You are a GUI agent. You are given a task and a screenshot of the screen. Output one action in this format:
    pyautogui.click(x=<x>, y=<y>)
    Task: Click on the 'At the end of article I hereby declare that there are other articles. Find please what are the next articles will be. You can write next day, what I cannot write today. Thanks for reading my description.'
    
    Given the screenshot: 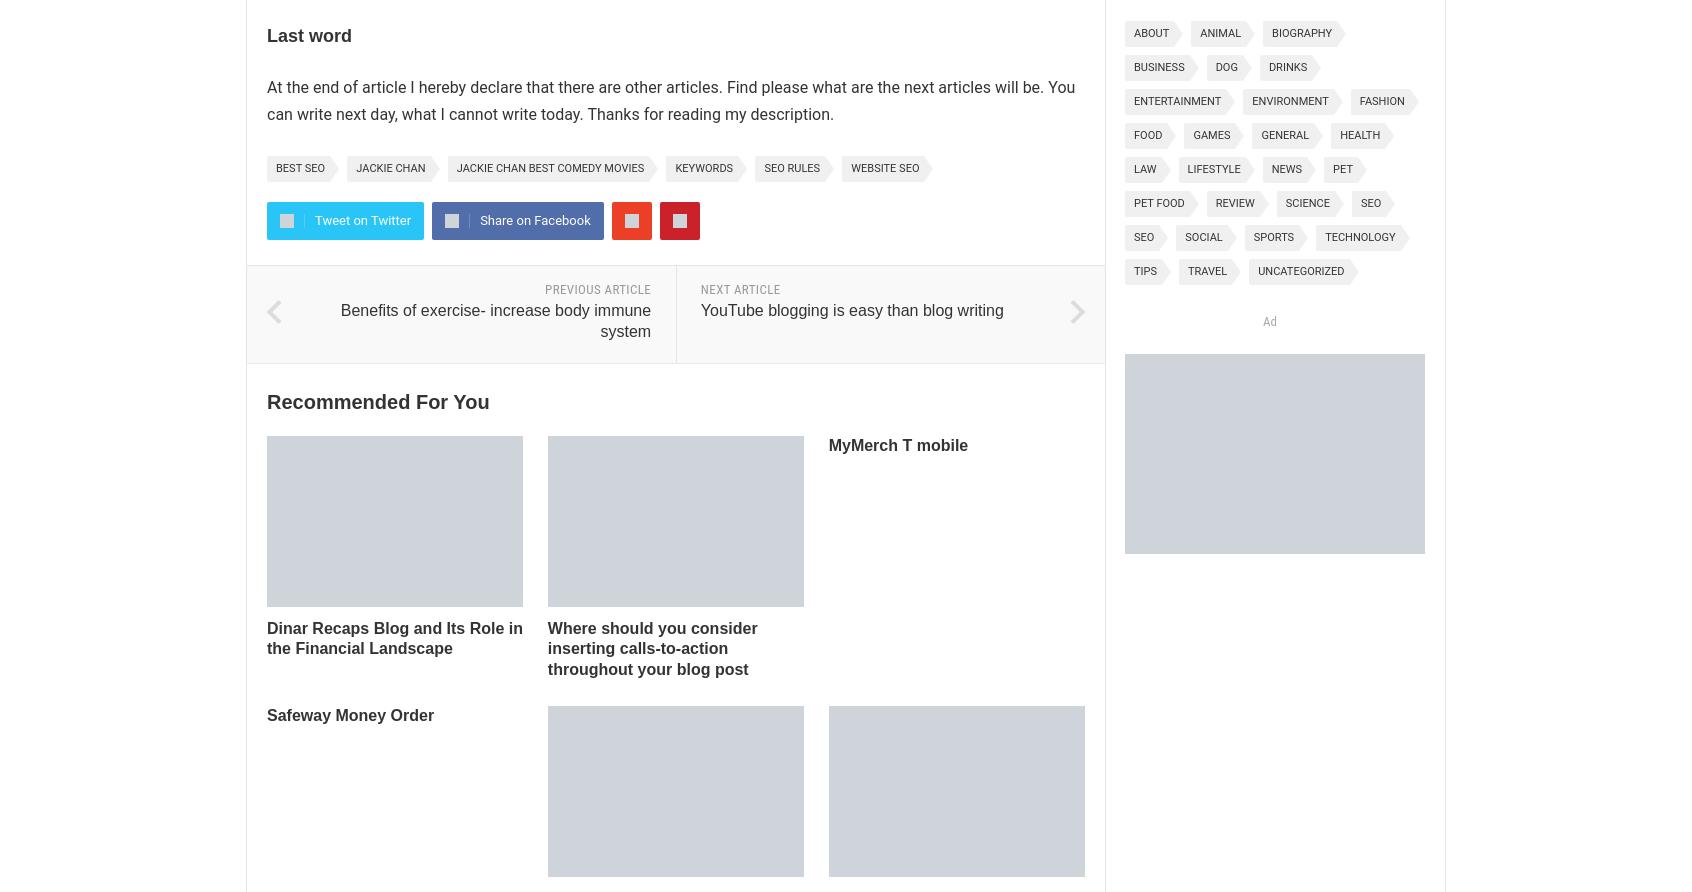 What is the action you would take?
    pyautogui.click(x=671, y=99)
    